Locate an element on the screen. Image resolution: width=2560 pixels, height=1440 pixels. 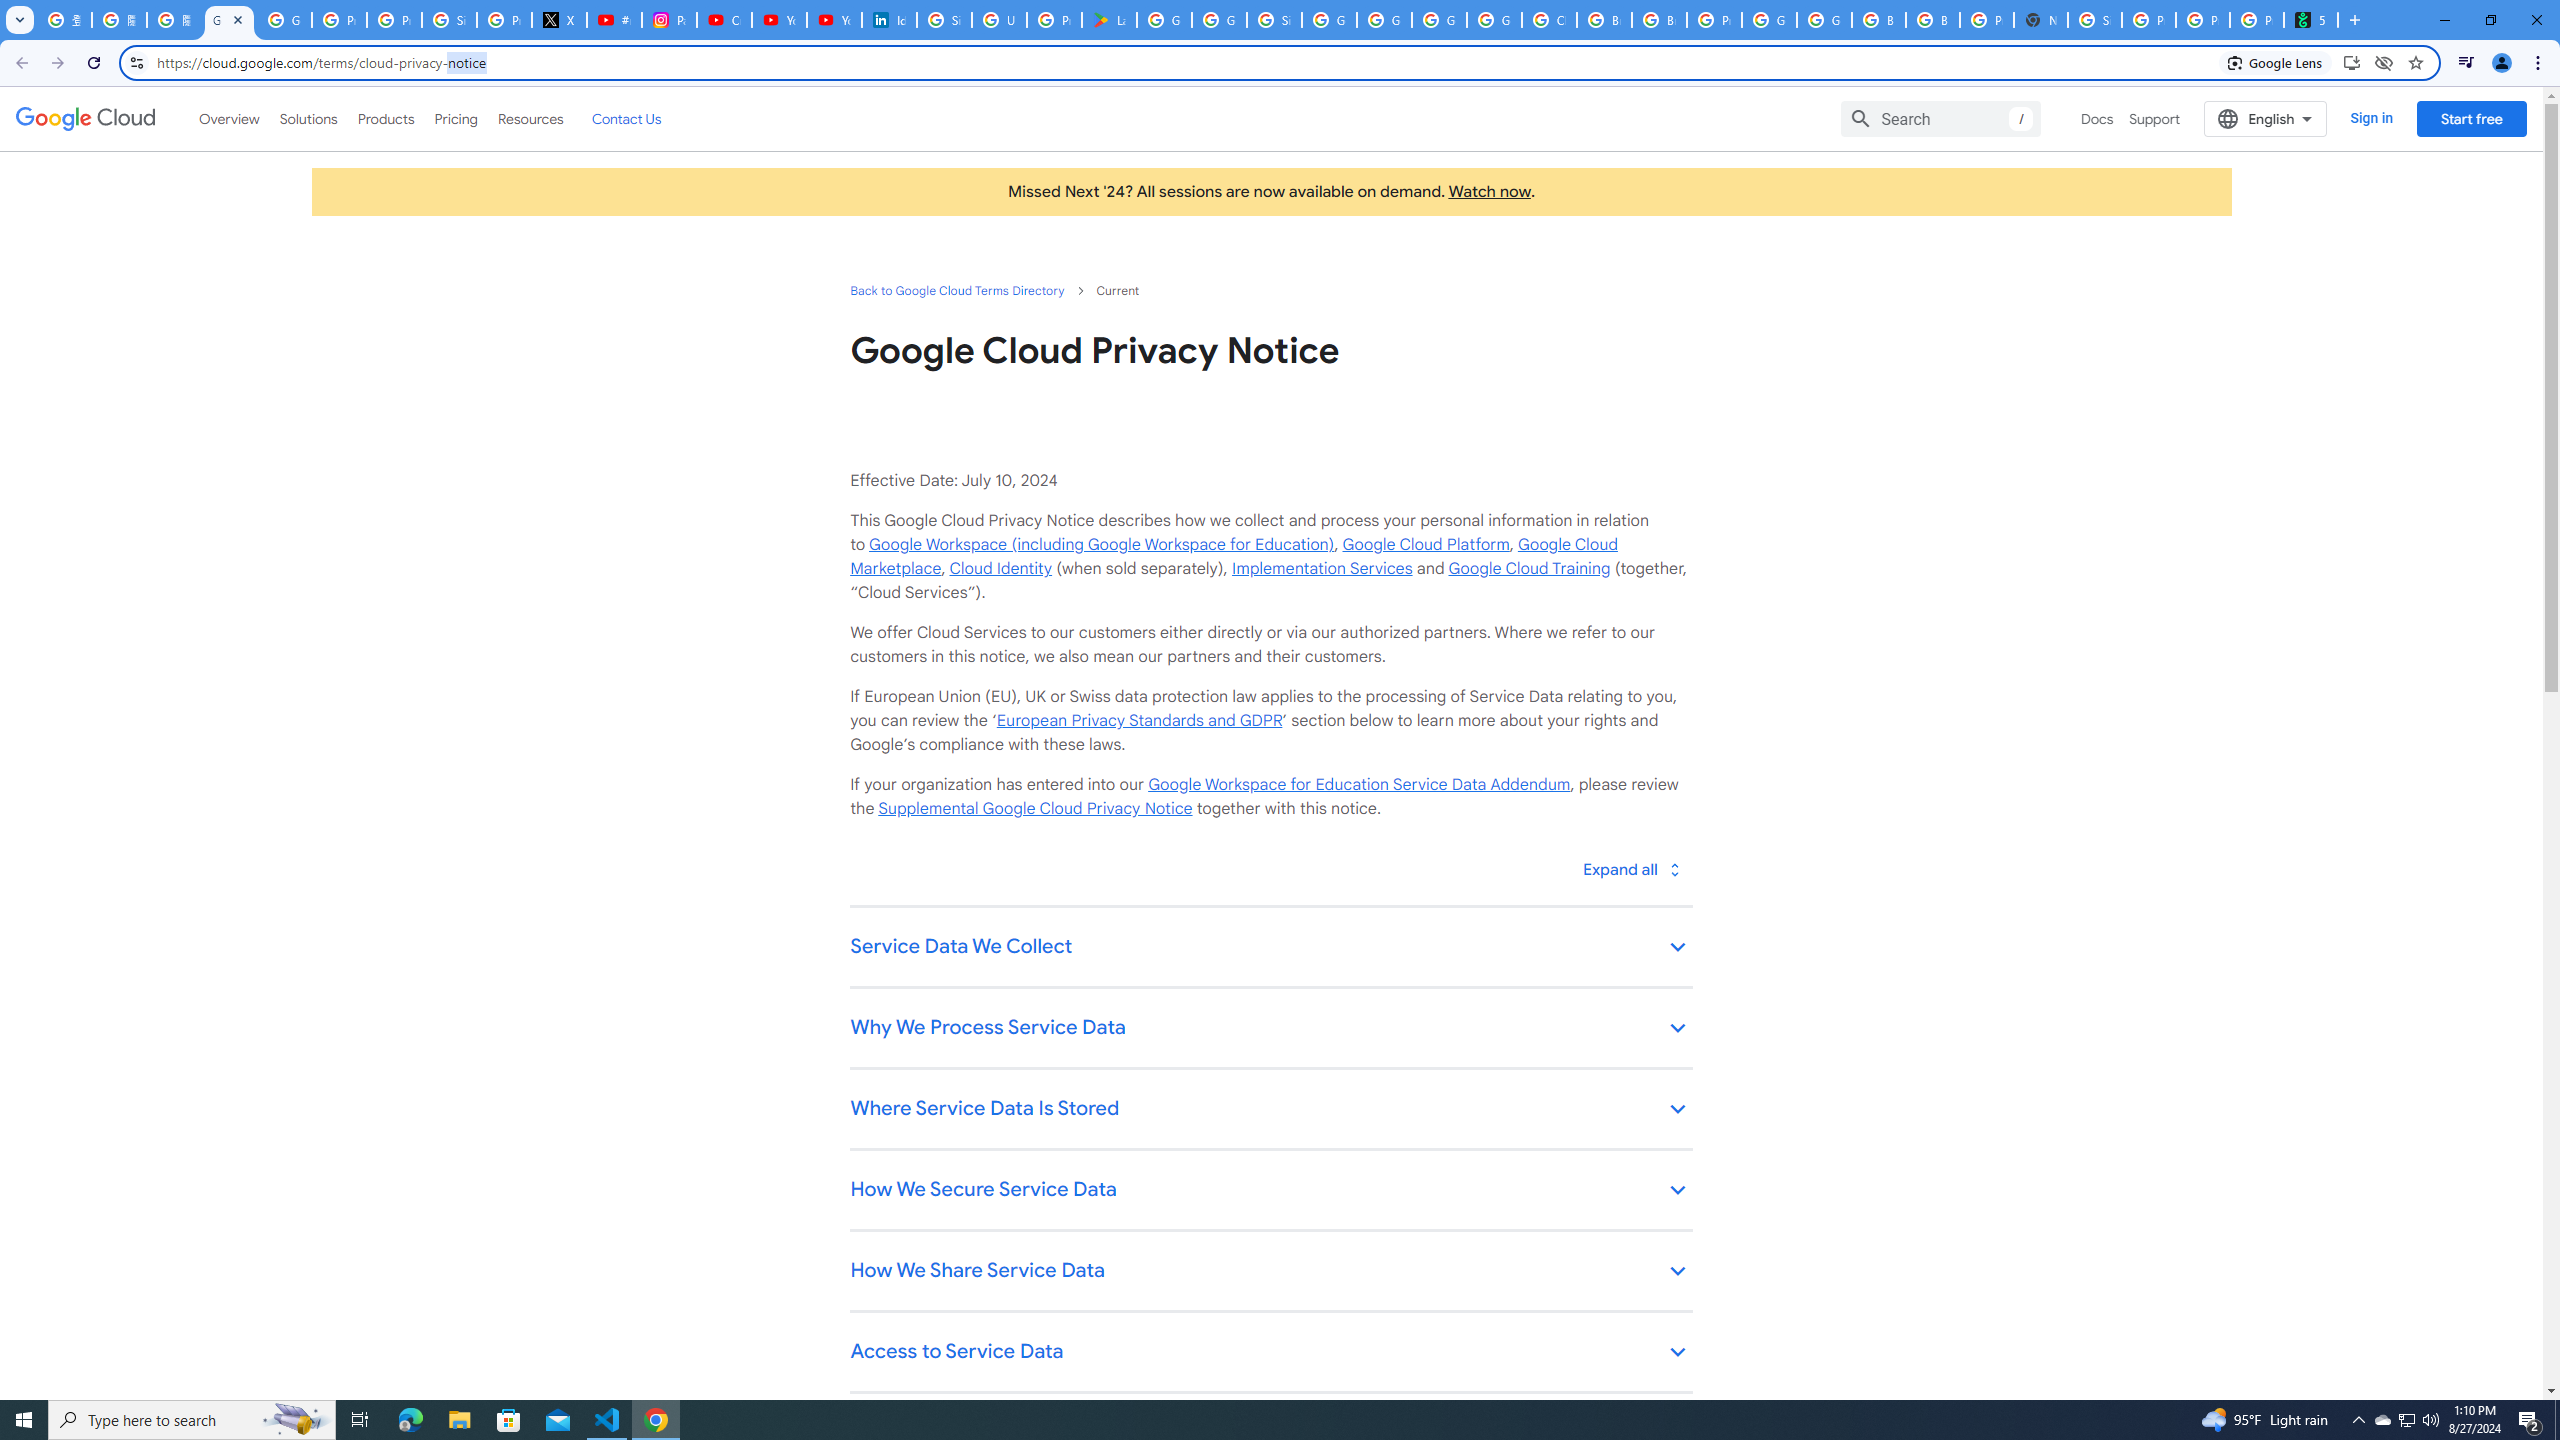
'Google Cloud Training' is located at coordinates (1528, 567).